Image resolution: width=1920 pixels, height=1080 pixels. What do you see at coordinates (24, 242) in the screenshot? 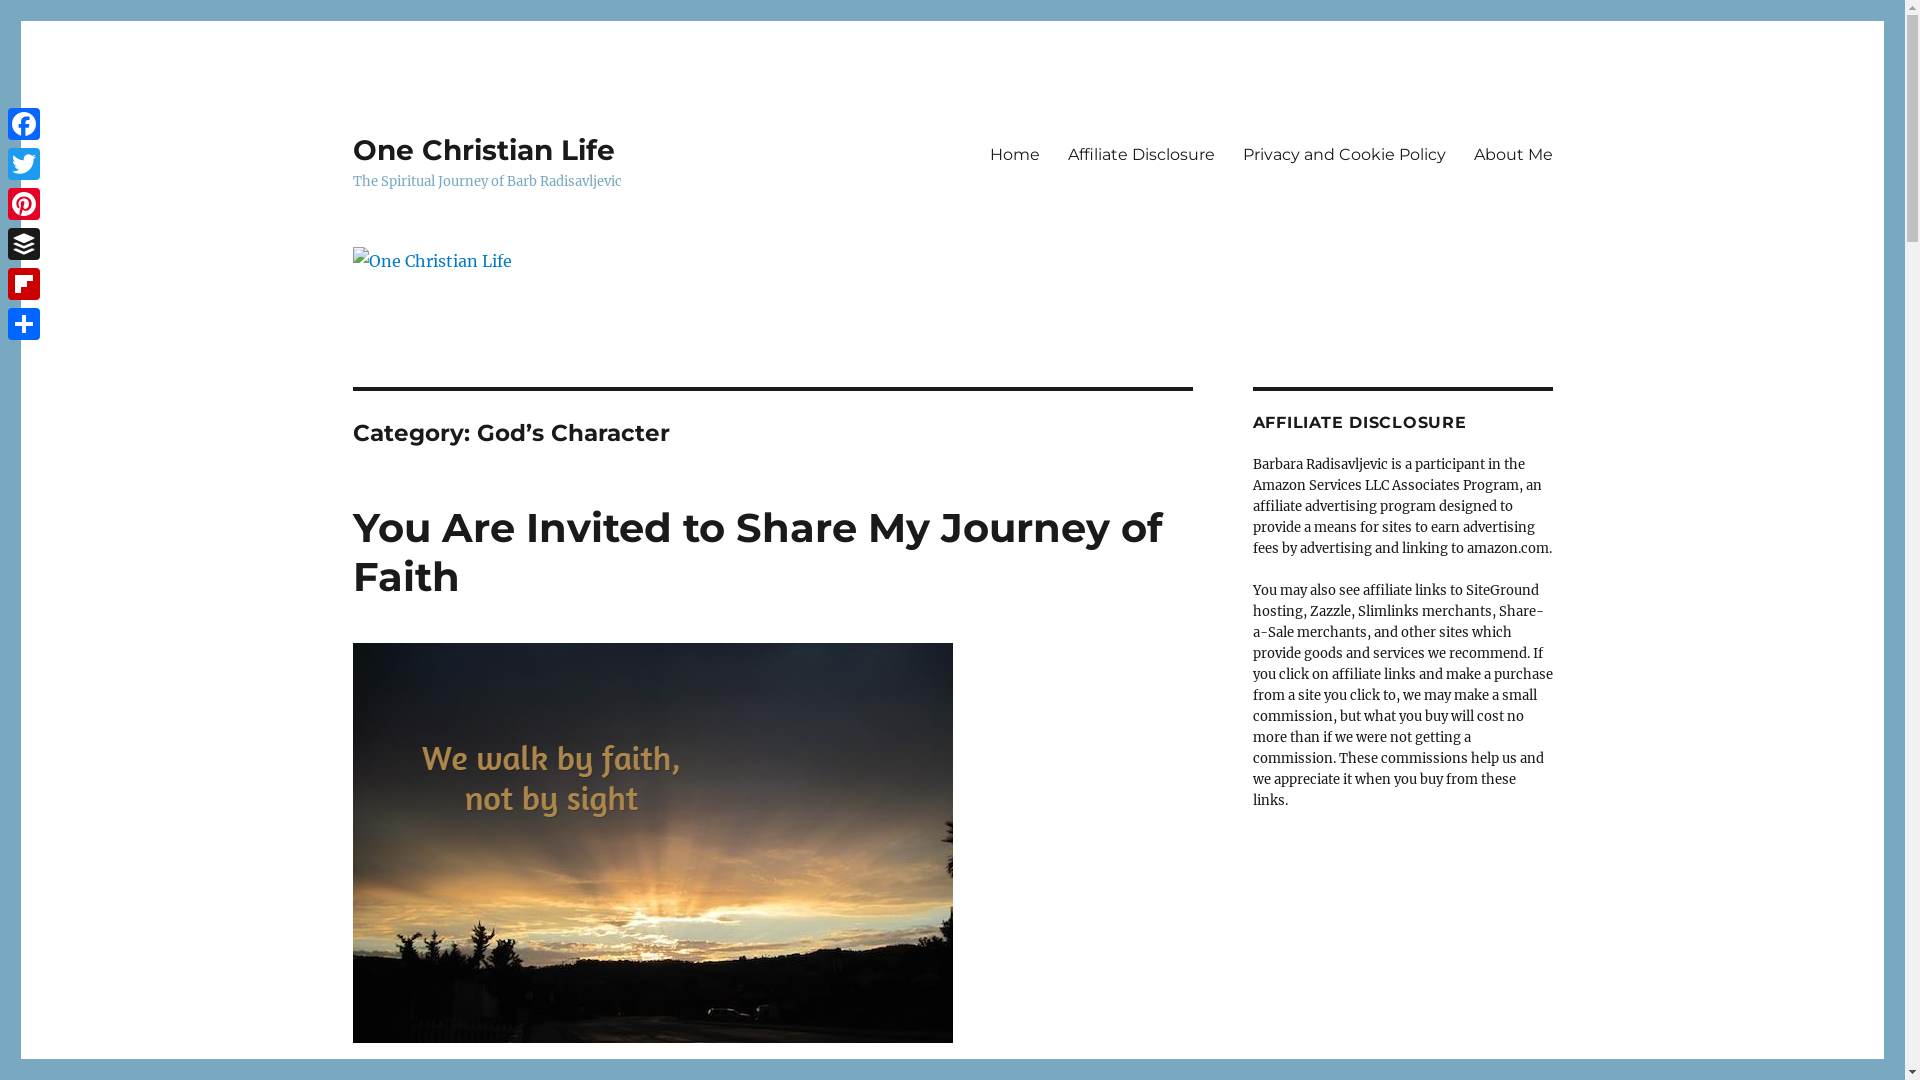
I see `'Buffer'` at bounding box center [24, 242].